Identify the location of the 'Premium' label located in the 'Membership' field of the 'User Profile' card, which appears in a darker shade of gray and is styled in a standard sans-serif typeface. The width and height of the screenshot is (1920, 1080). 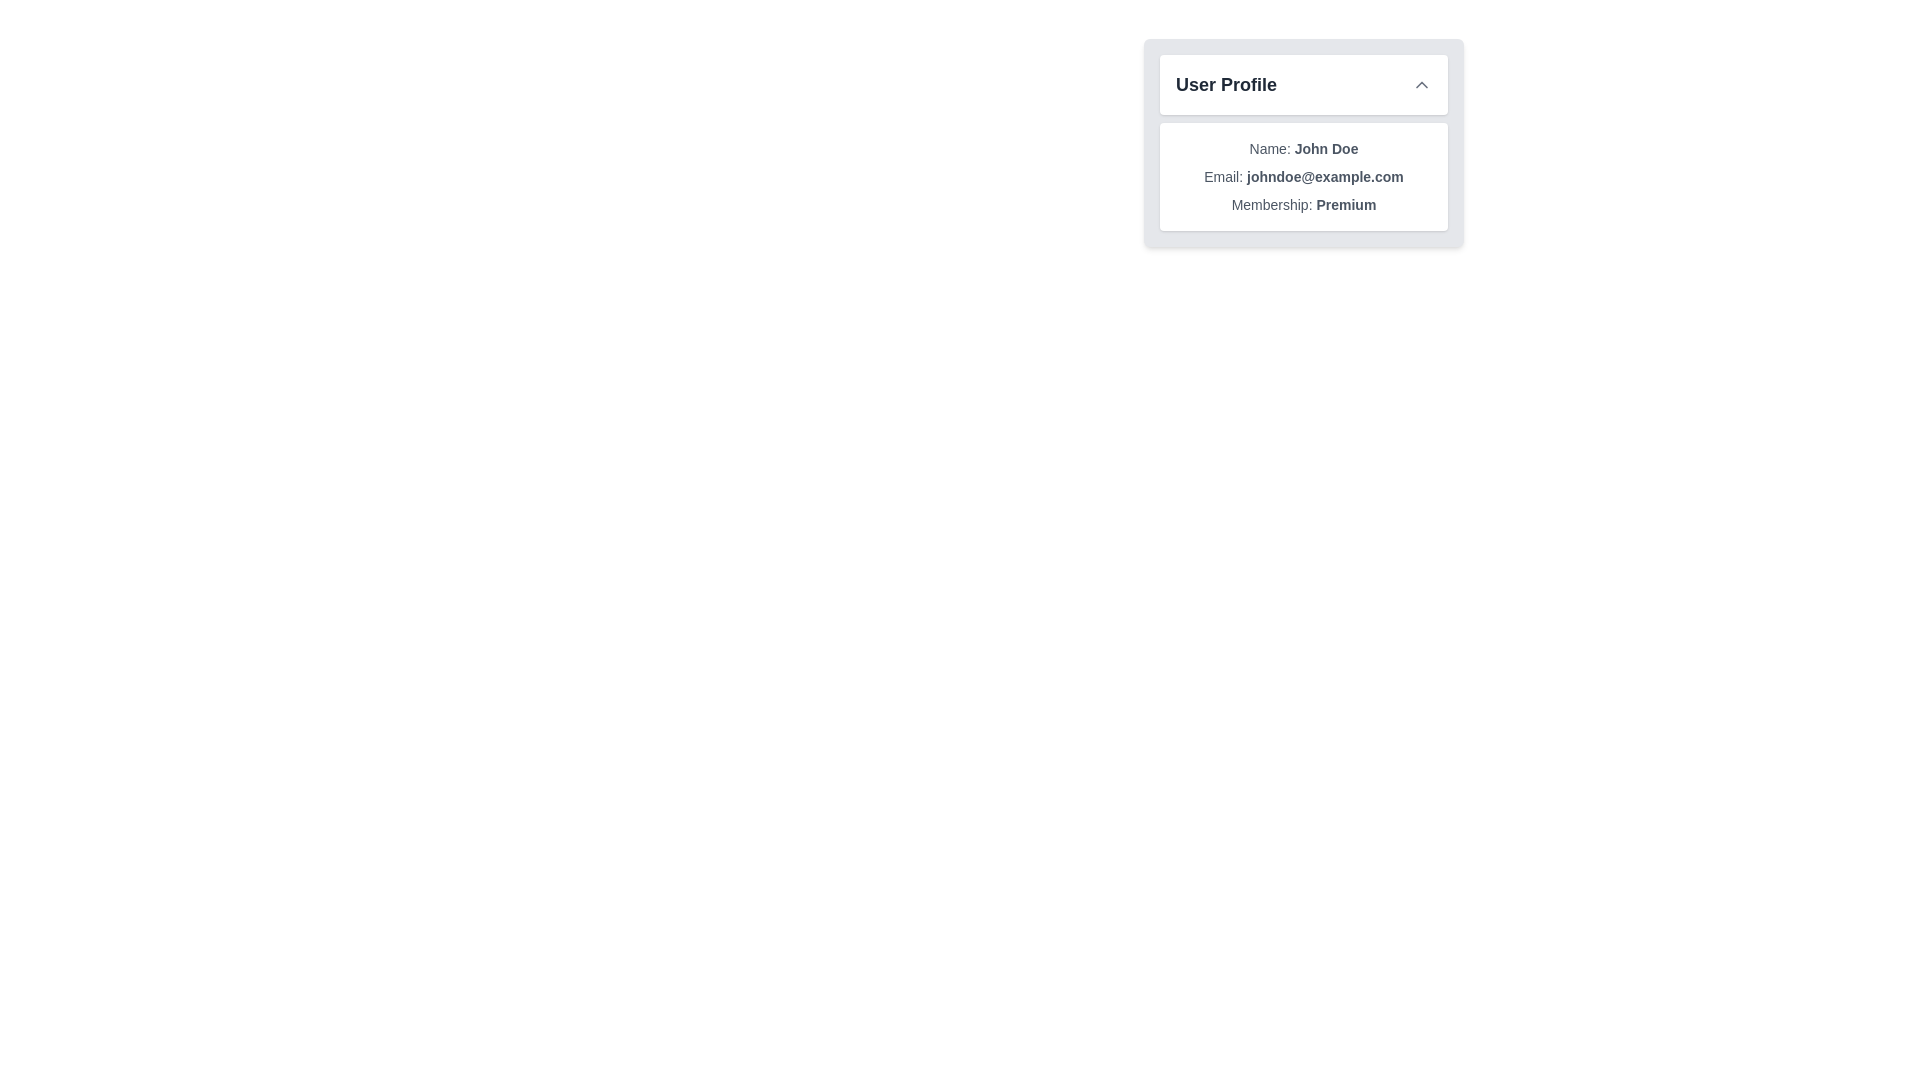
(1346, 204).